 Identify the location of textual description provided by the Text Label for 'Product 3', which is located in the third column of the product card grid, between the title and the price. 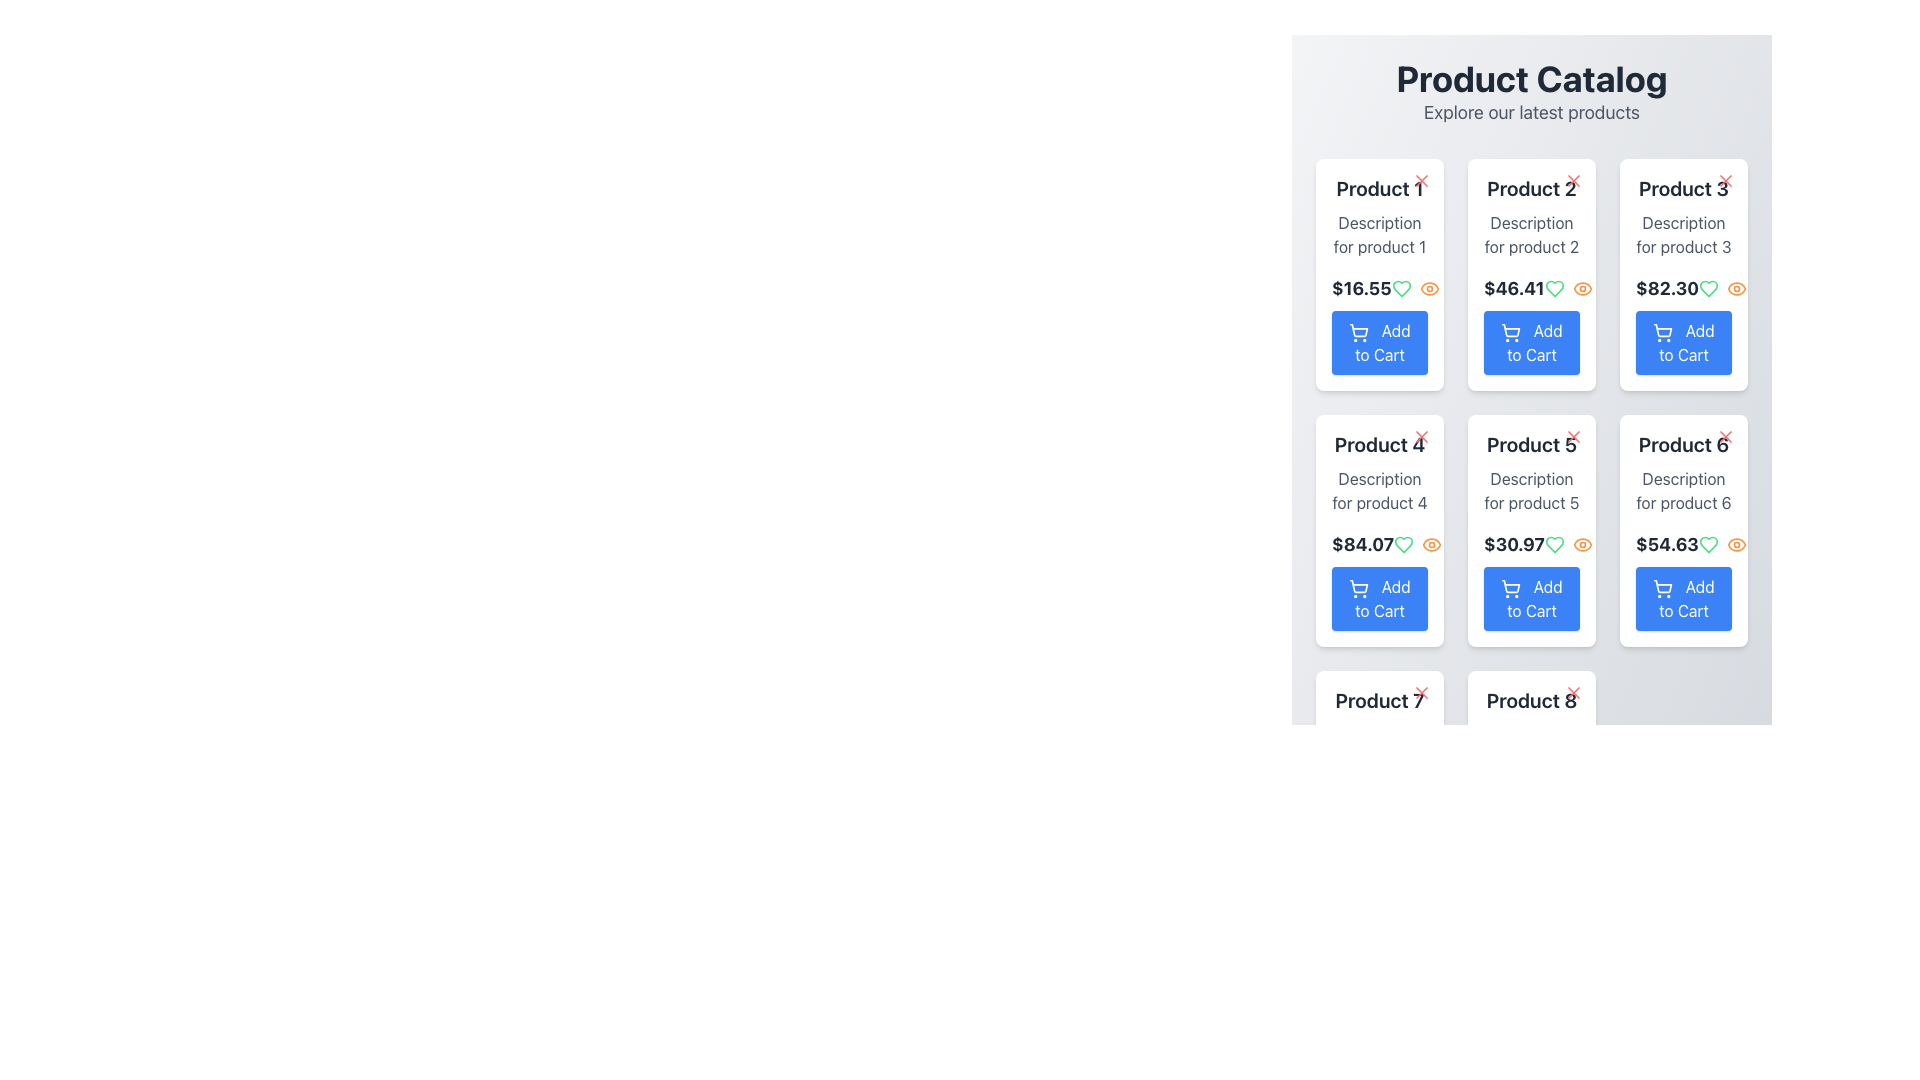
(1683, 234).